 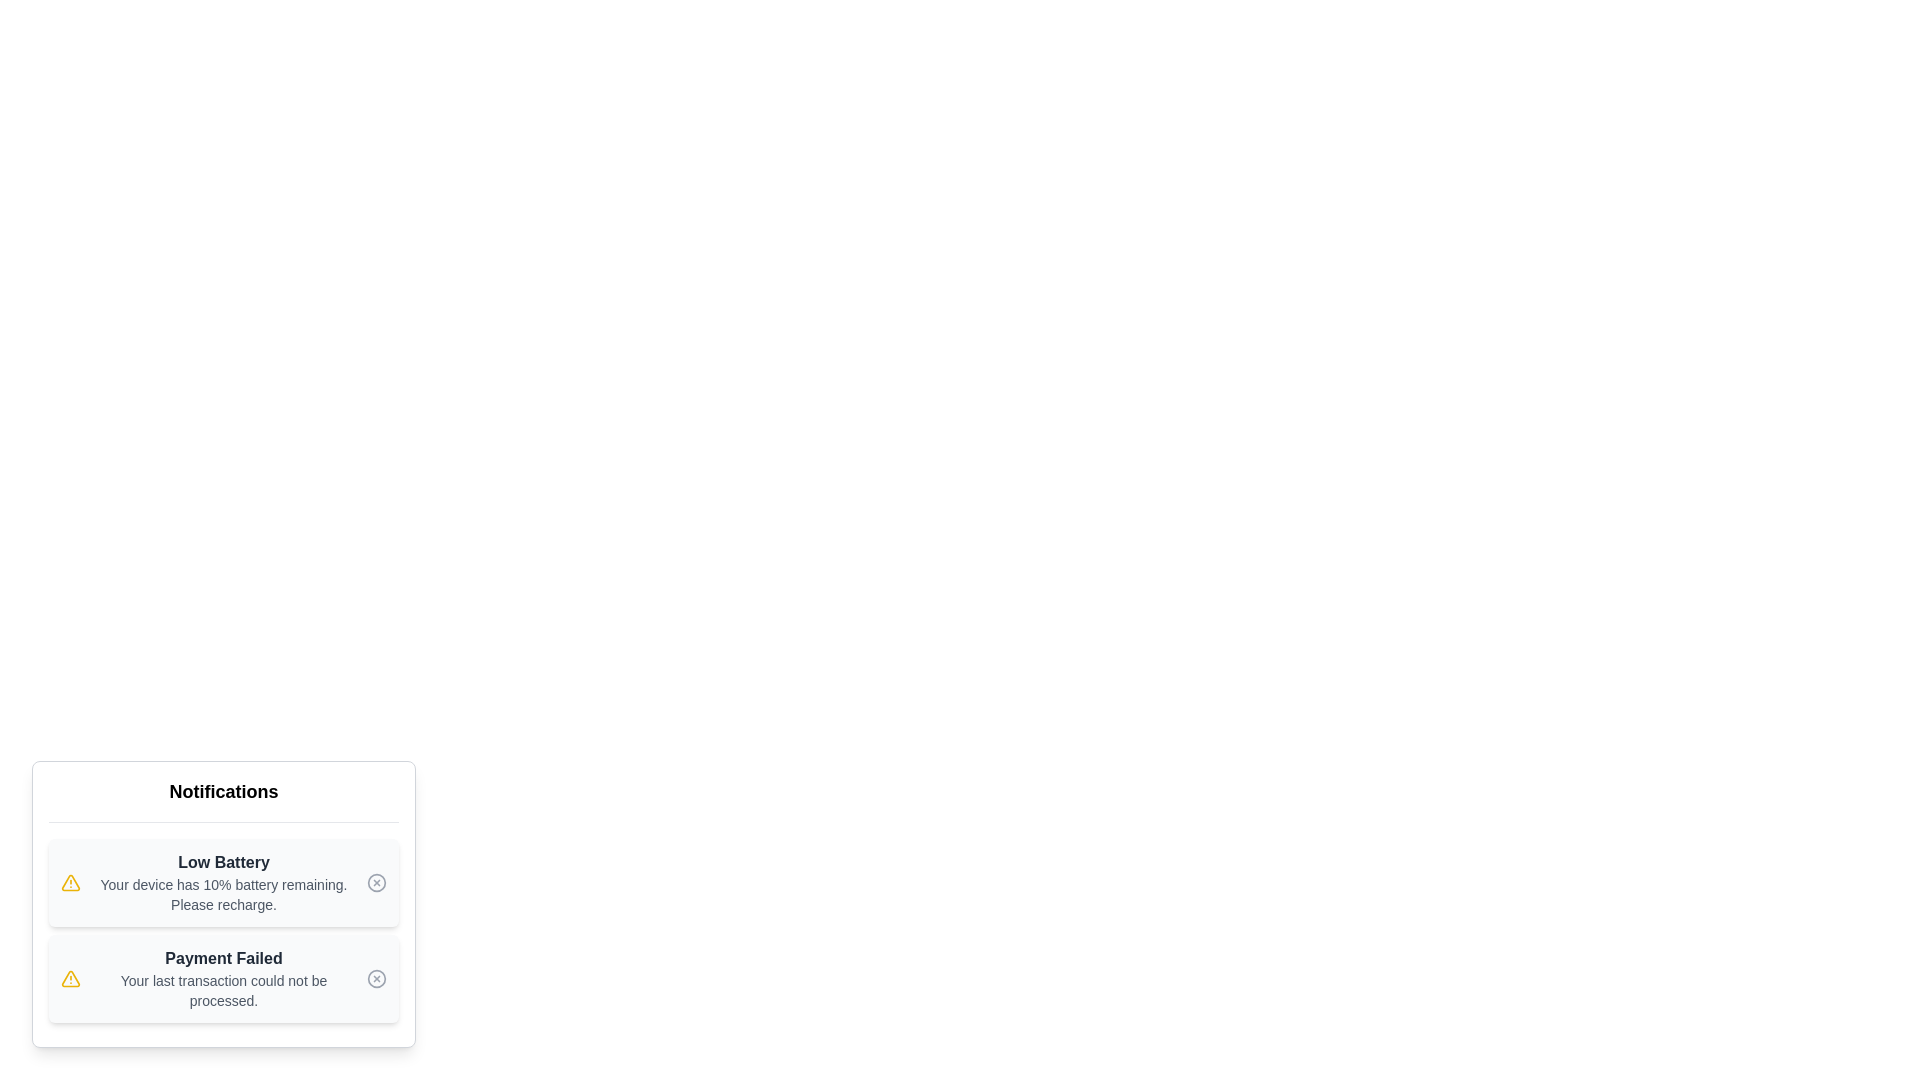 What do you see at coordinates (224, 893) in the screenshot?
I see `text content of the text label that displays 'Your device has 10% battery remaining. Please recharge.' located below the 'Low Battery' title` at bounding box center [224, 893].